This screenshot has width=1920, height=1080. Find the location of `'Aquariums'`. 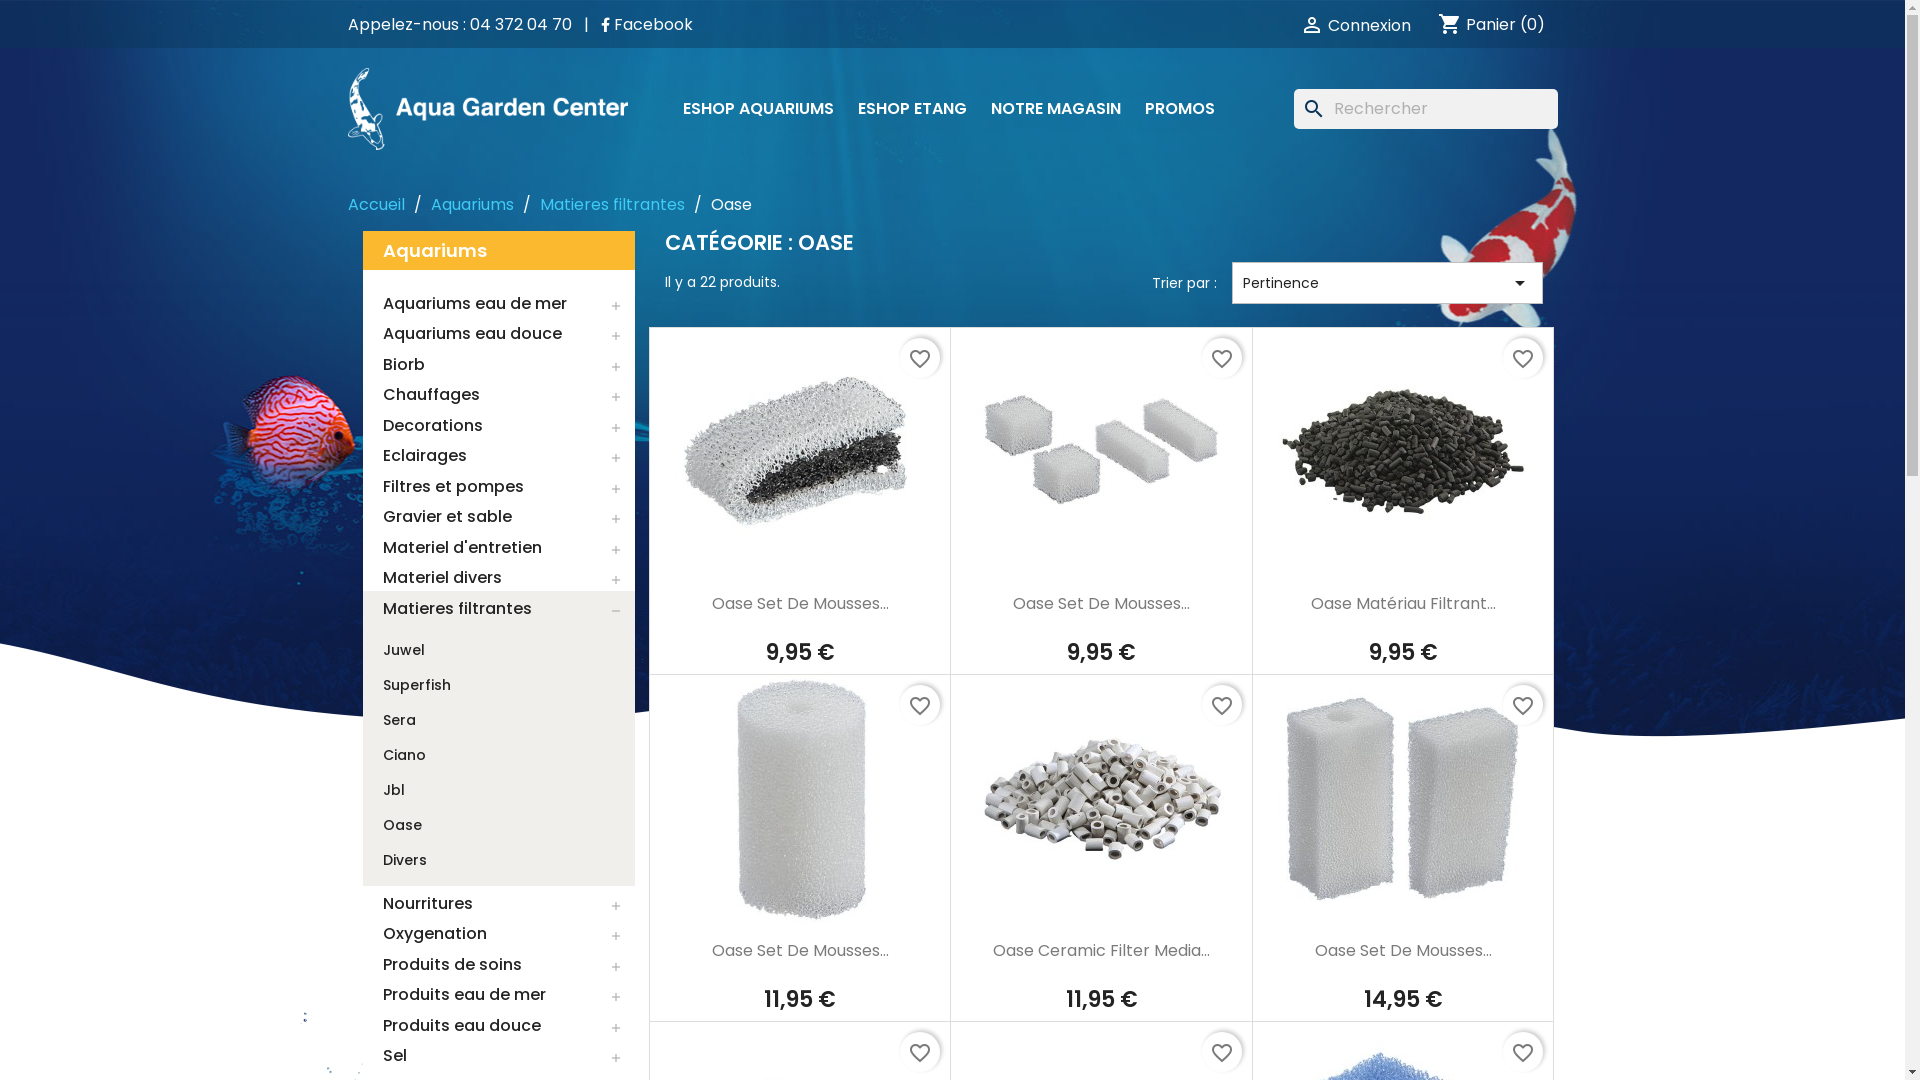

'Aquariums' is located at coordinates (470, 204).